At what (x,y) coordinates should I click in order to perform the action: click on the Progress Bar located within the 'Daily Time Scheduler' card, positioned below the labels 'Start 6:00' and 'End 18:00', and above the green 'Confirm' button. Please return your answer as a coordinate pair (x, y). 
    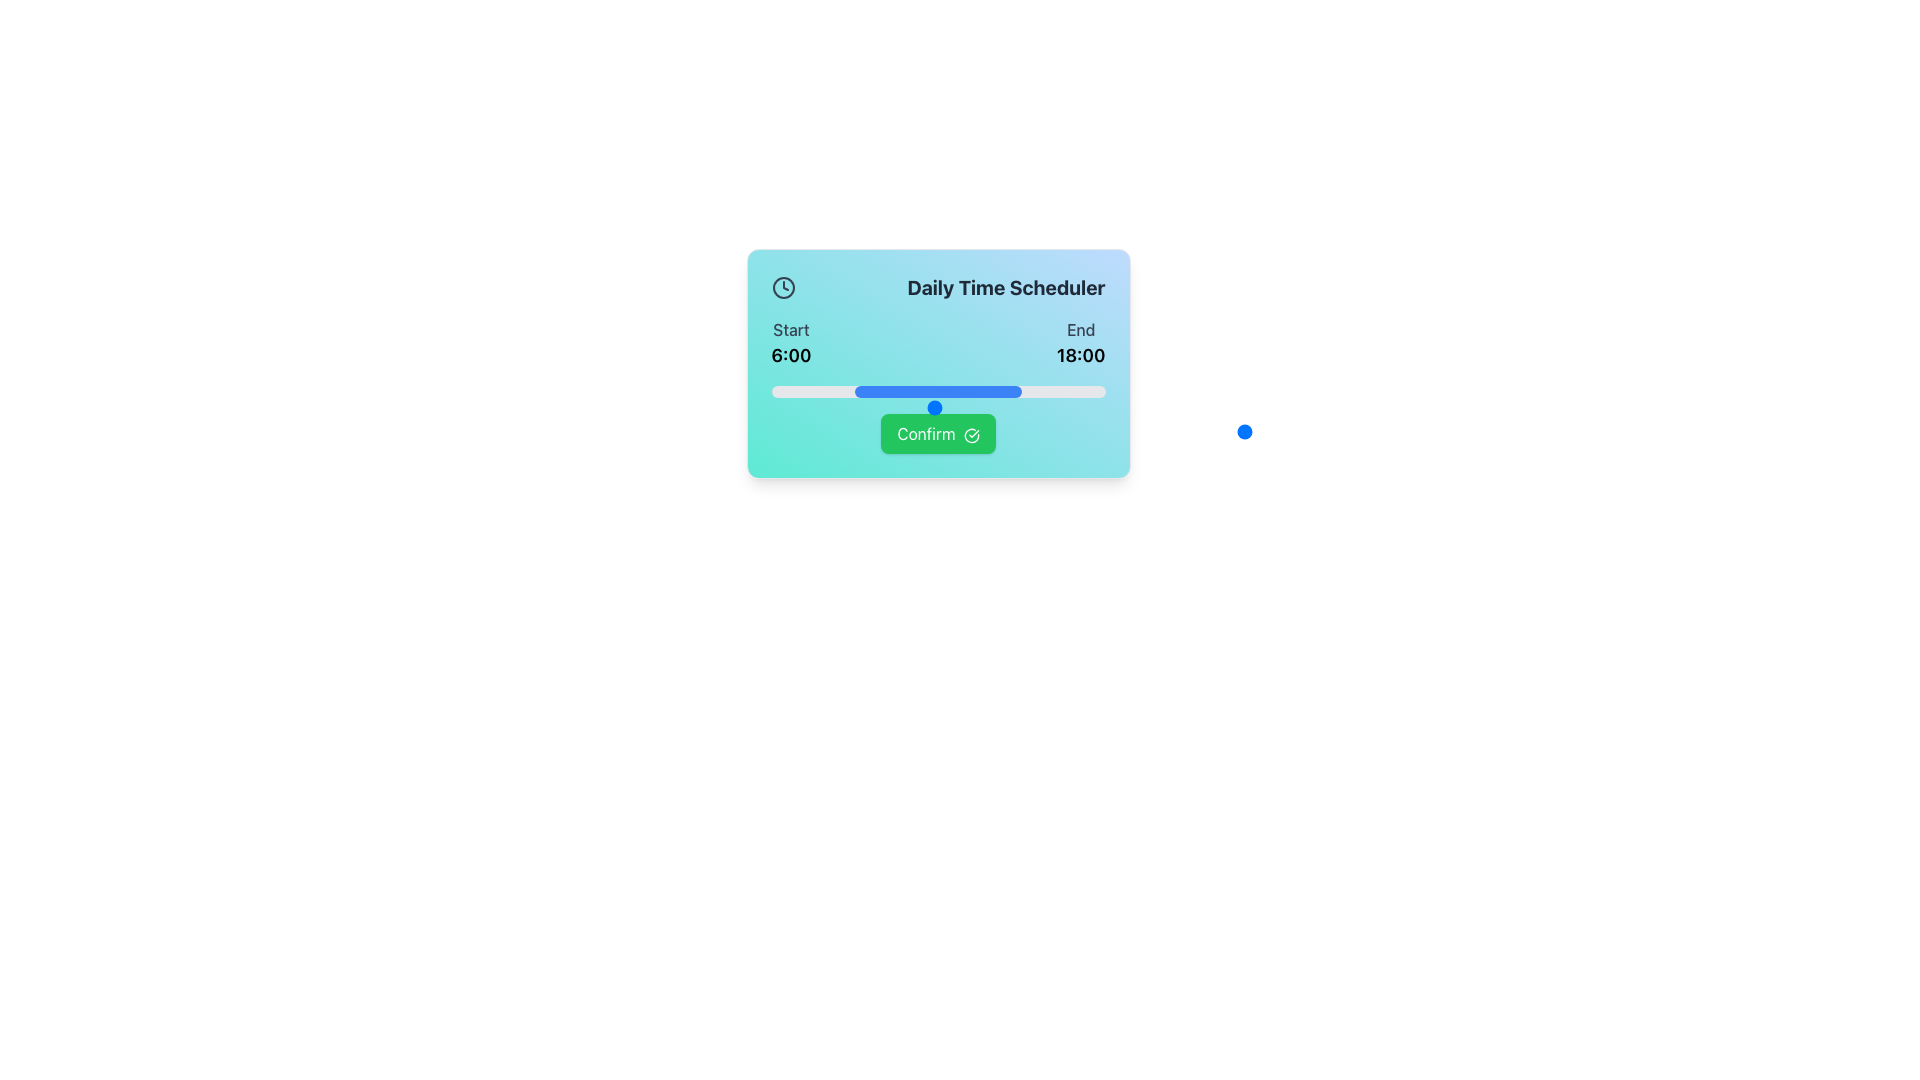
    Looking at the image, I should click on (937, 392).